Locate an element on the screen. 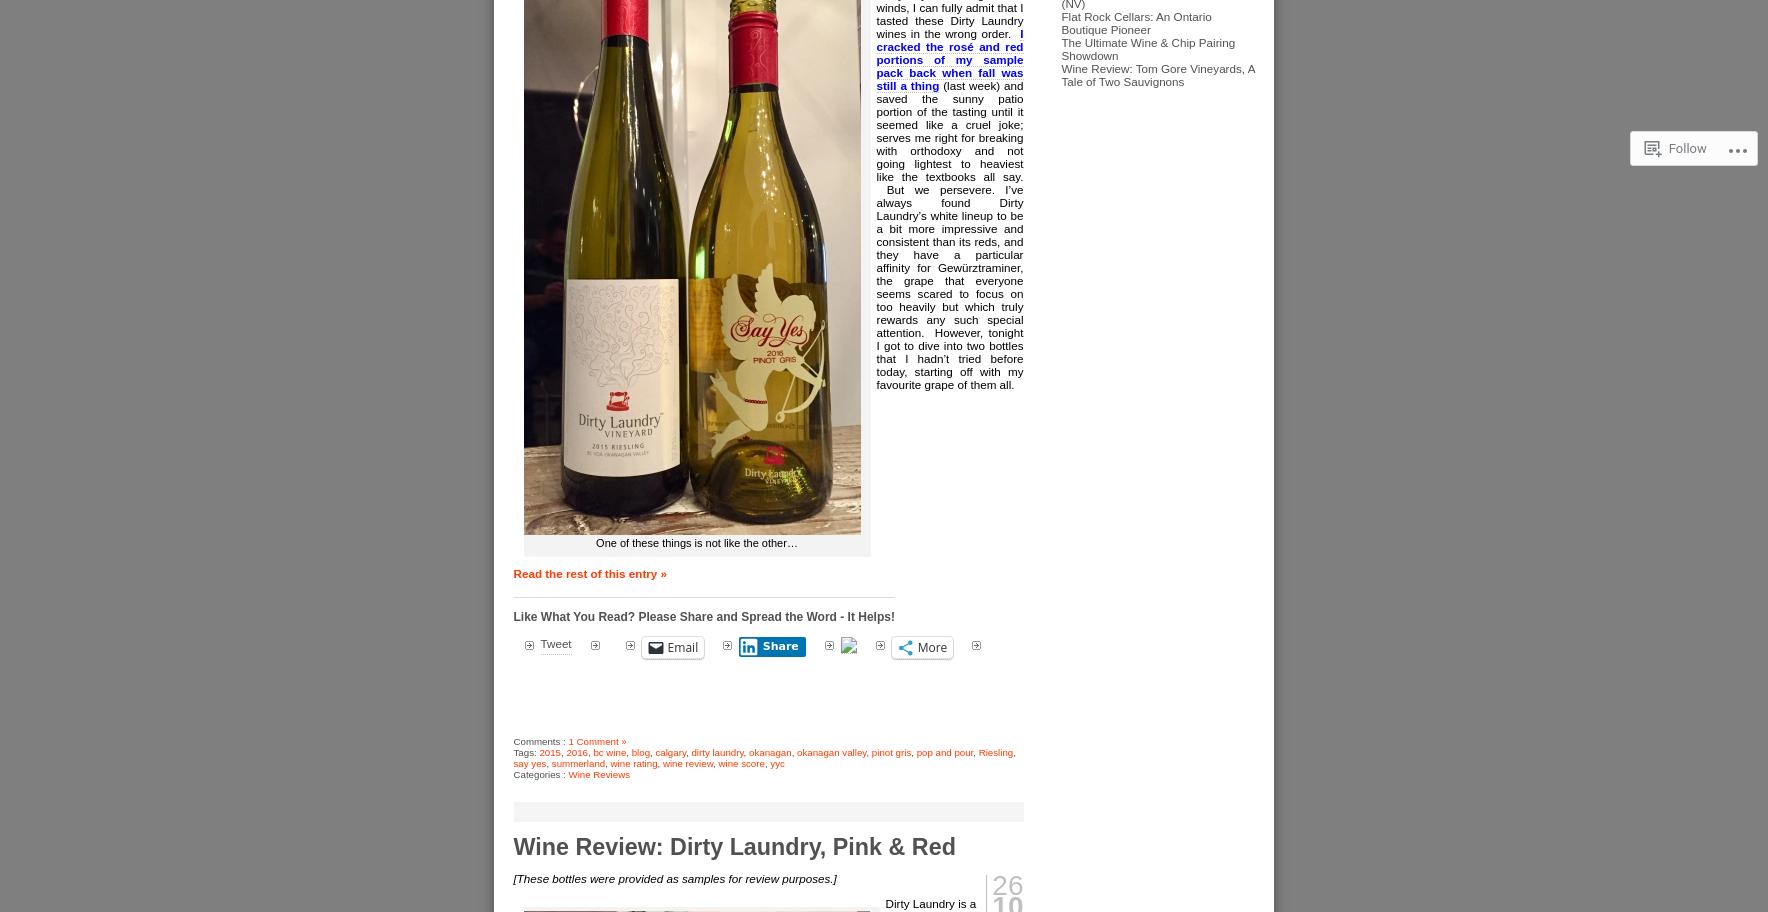 This screenshot has height=912, width=1768. '2016' is located at coordinates (564, 751).